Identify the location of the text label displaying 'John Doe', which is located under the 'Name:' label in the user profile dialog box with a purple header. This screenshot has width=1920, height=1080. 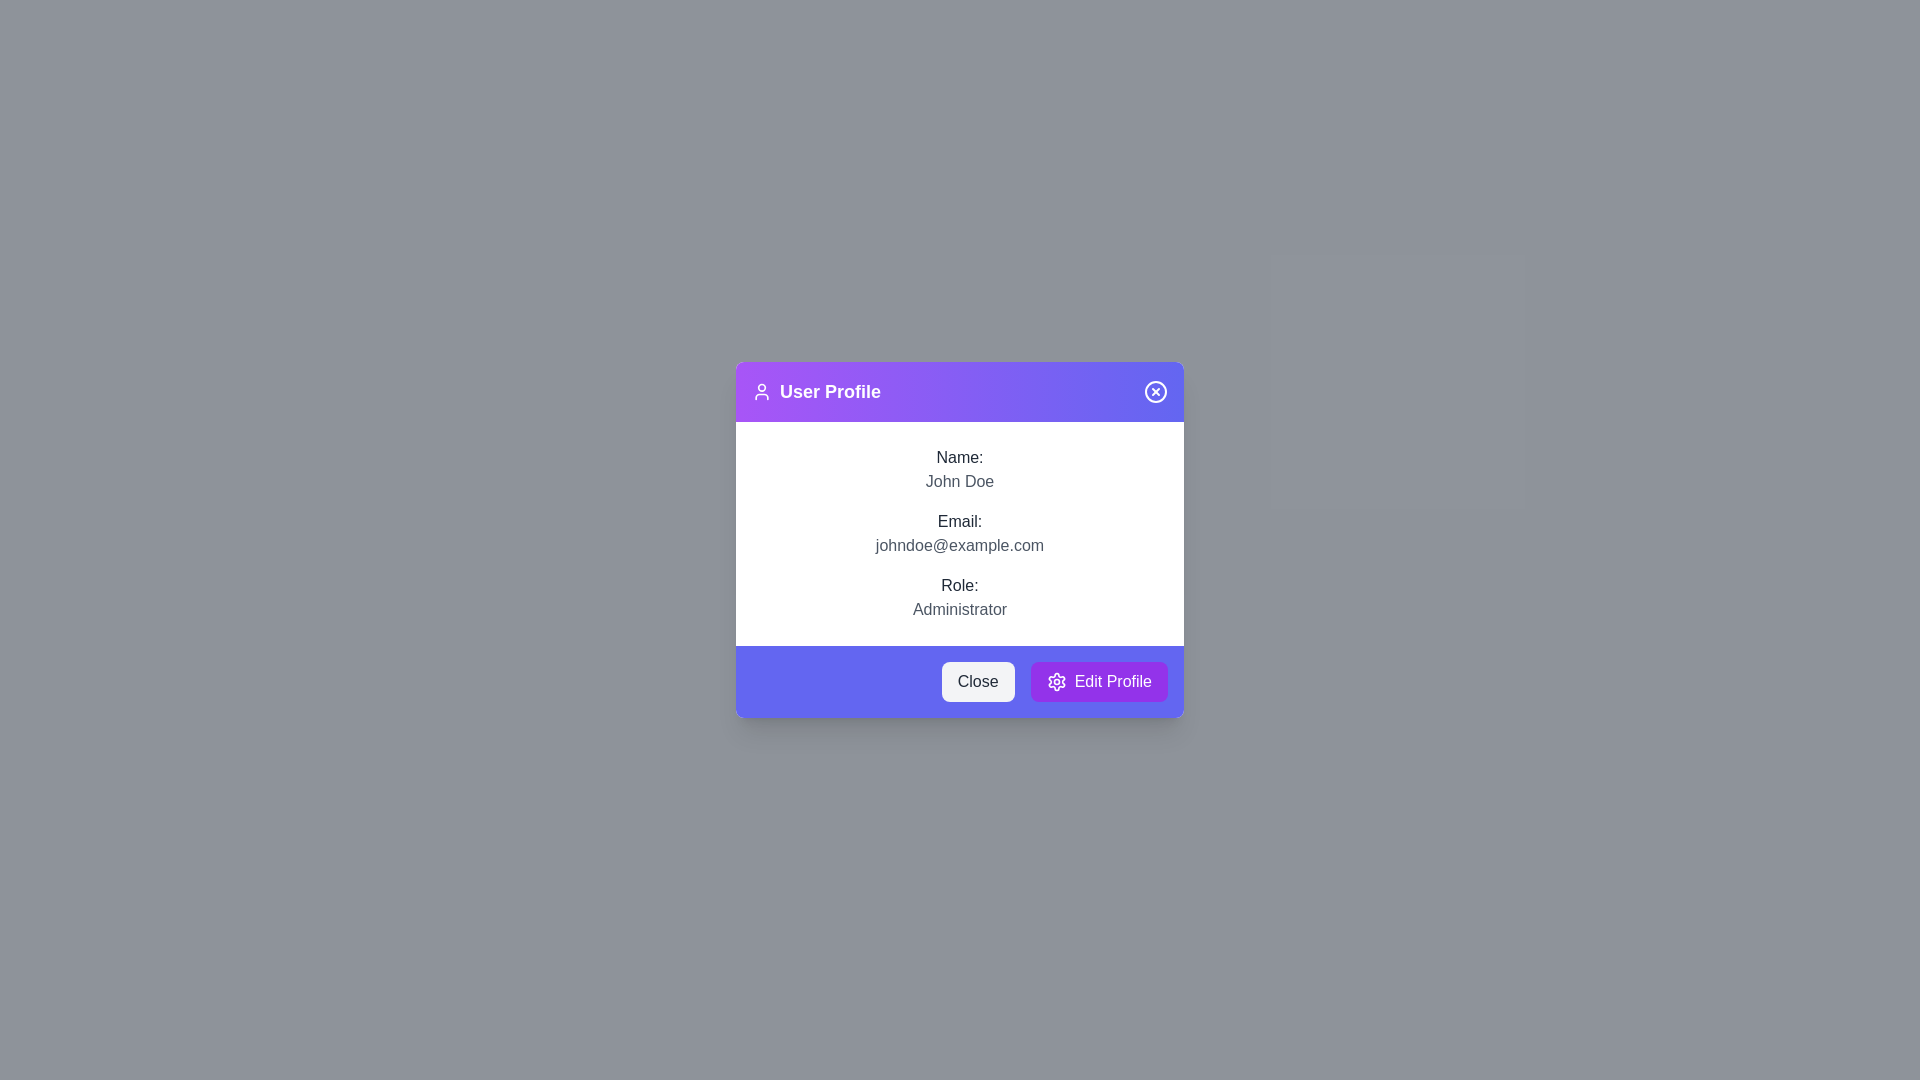
(960, 482).